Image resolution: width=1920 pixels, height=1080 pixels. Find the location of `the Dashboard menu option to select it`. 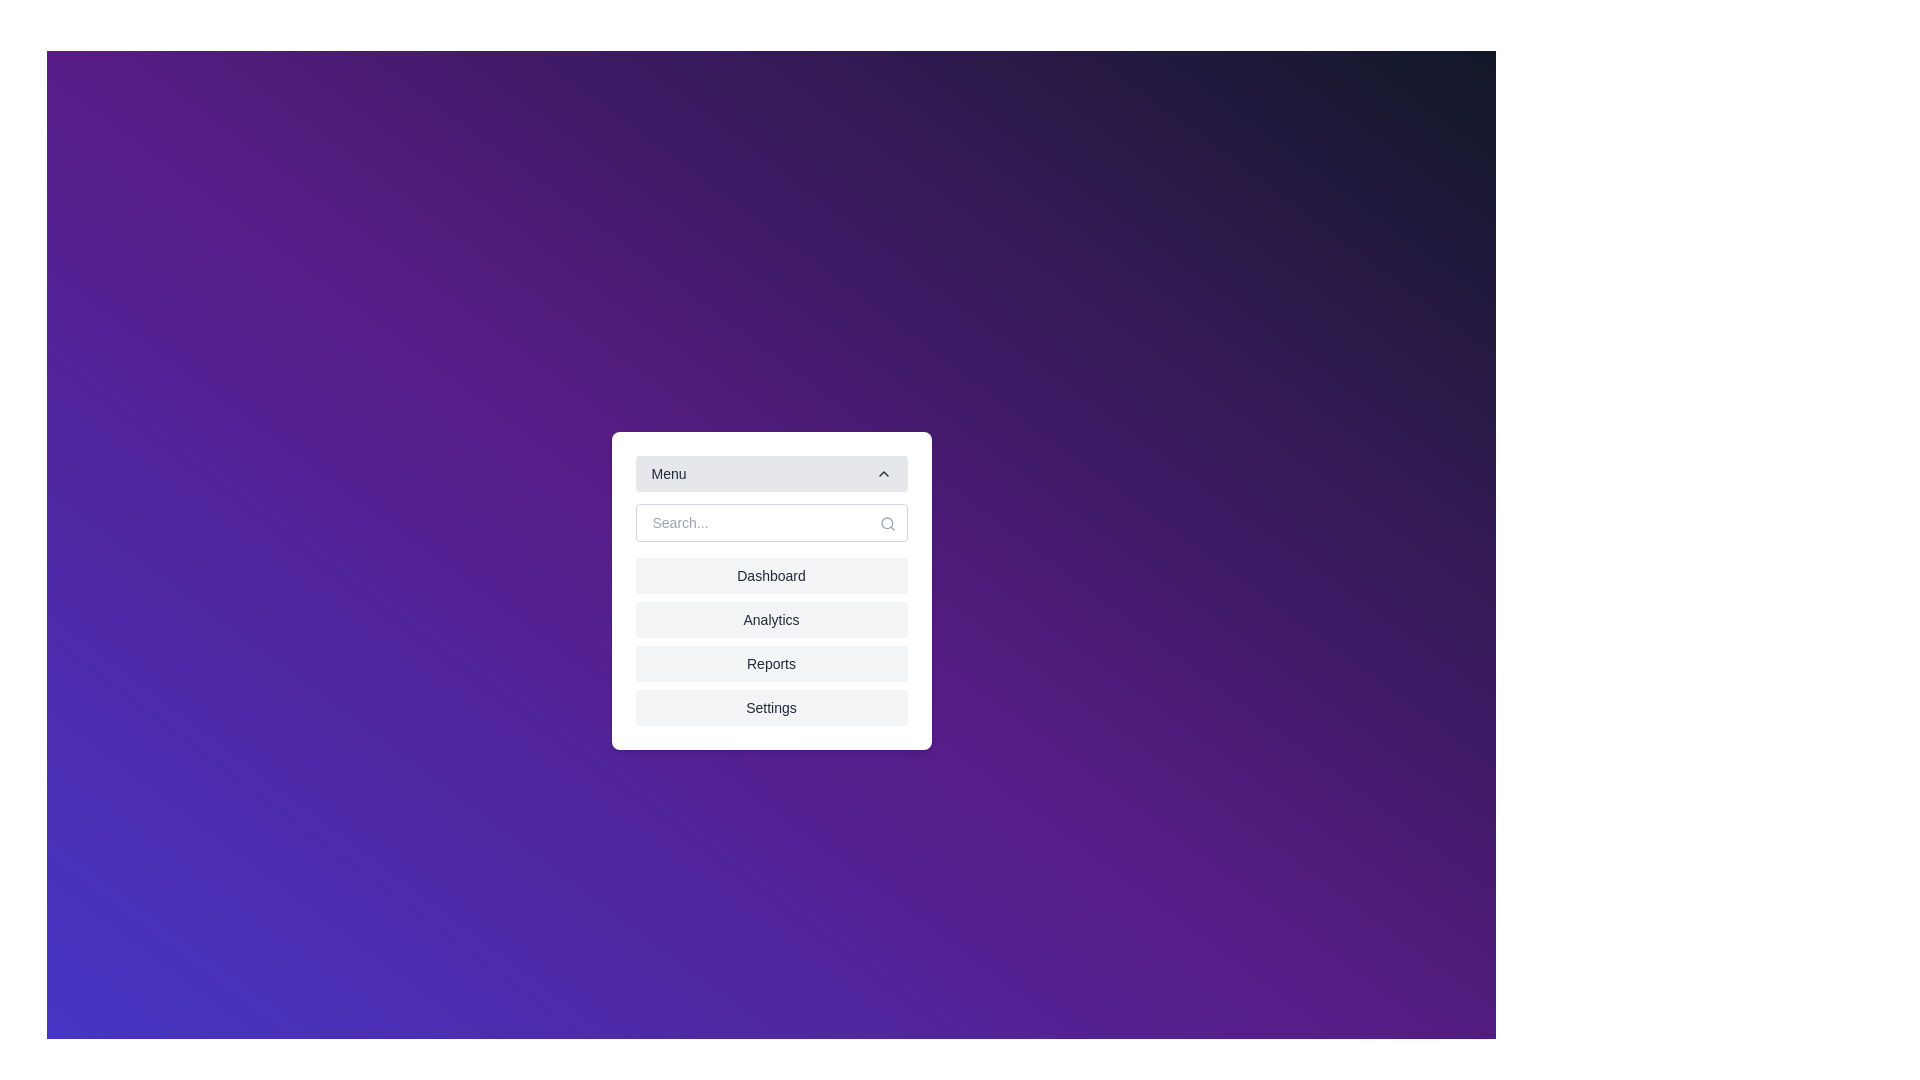

the Dashboard menu option to select it is located at coordinates (770, 575).